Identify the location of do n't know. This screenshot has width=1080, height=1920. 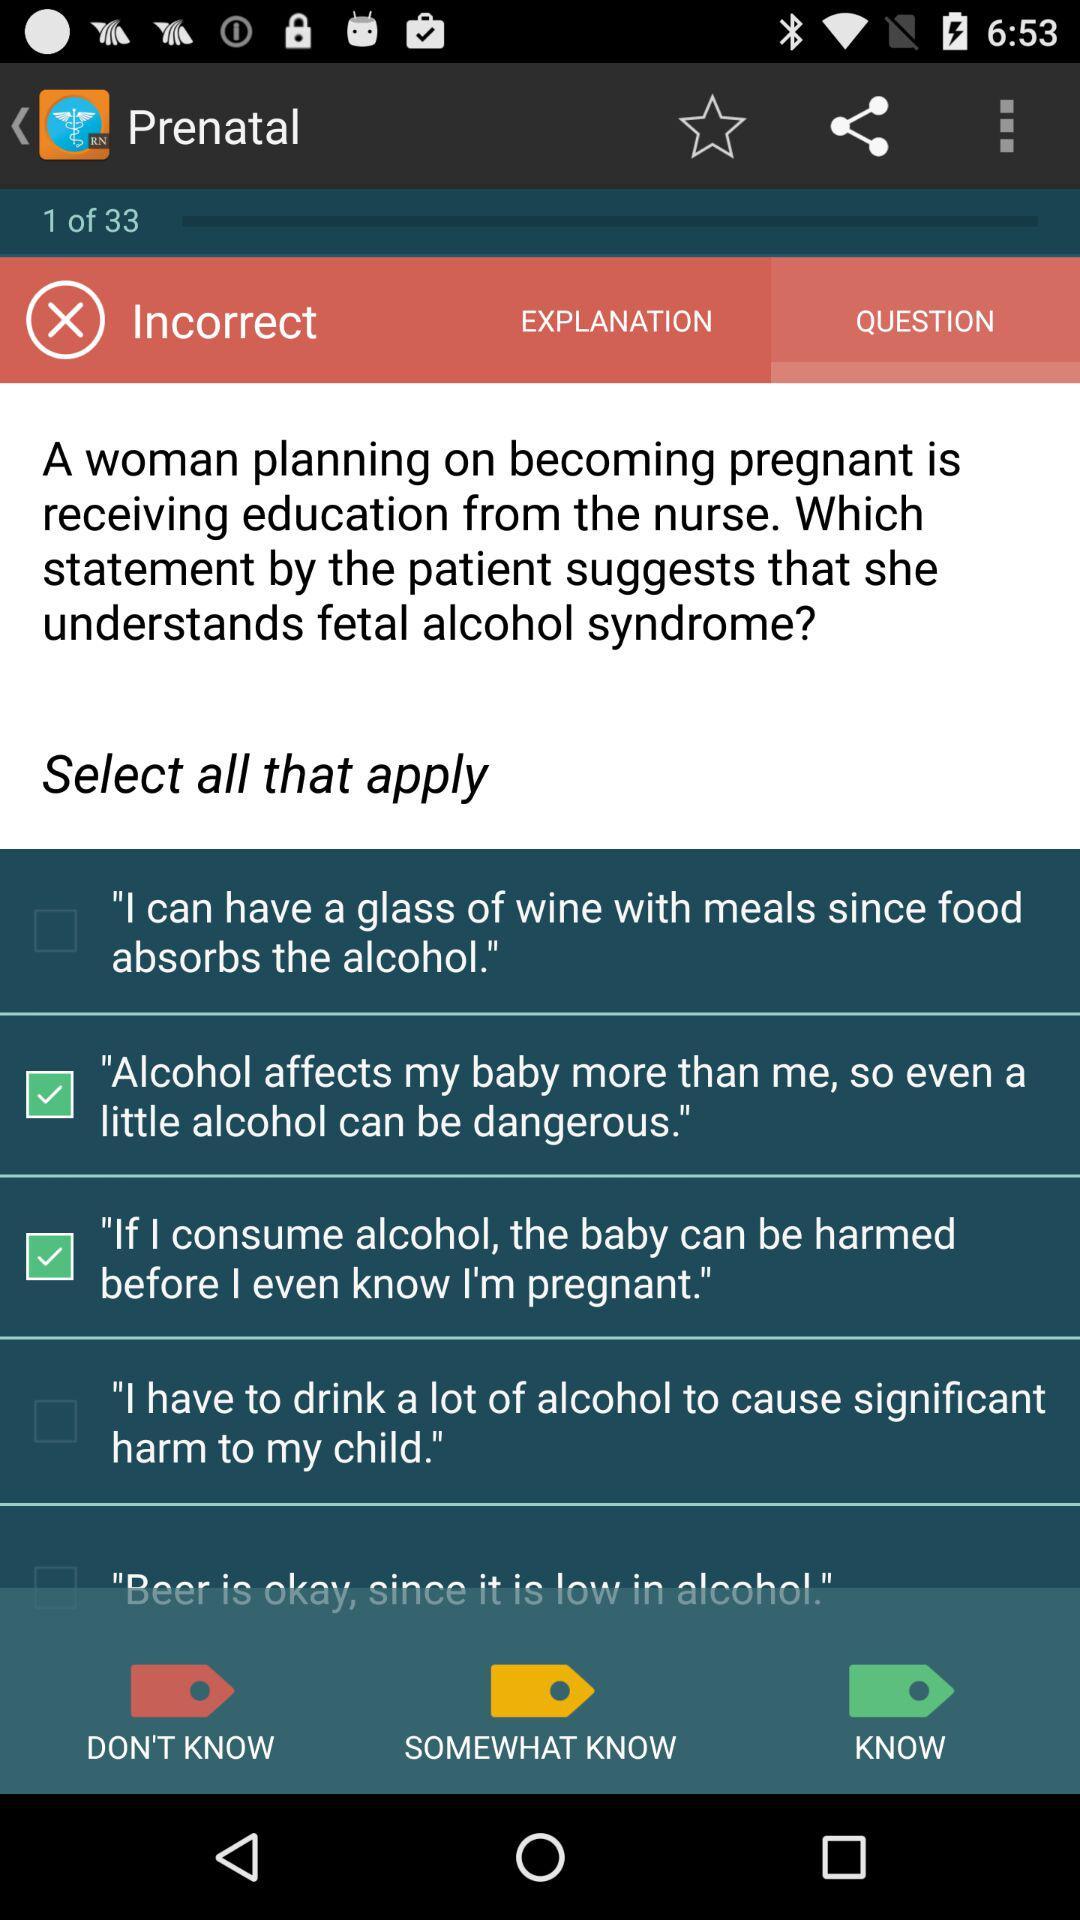
(180, 1689).